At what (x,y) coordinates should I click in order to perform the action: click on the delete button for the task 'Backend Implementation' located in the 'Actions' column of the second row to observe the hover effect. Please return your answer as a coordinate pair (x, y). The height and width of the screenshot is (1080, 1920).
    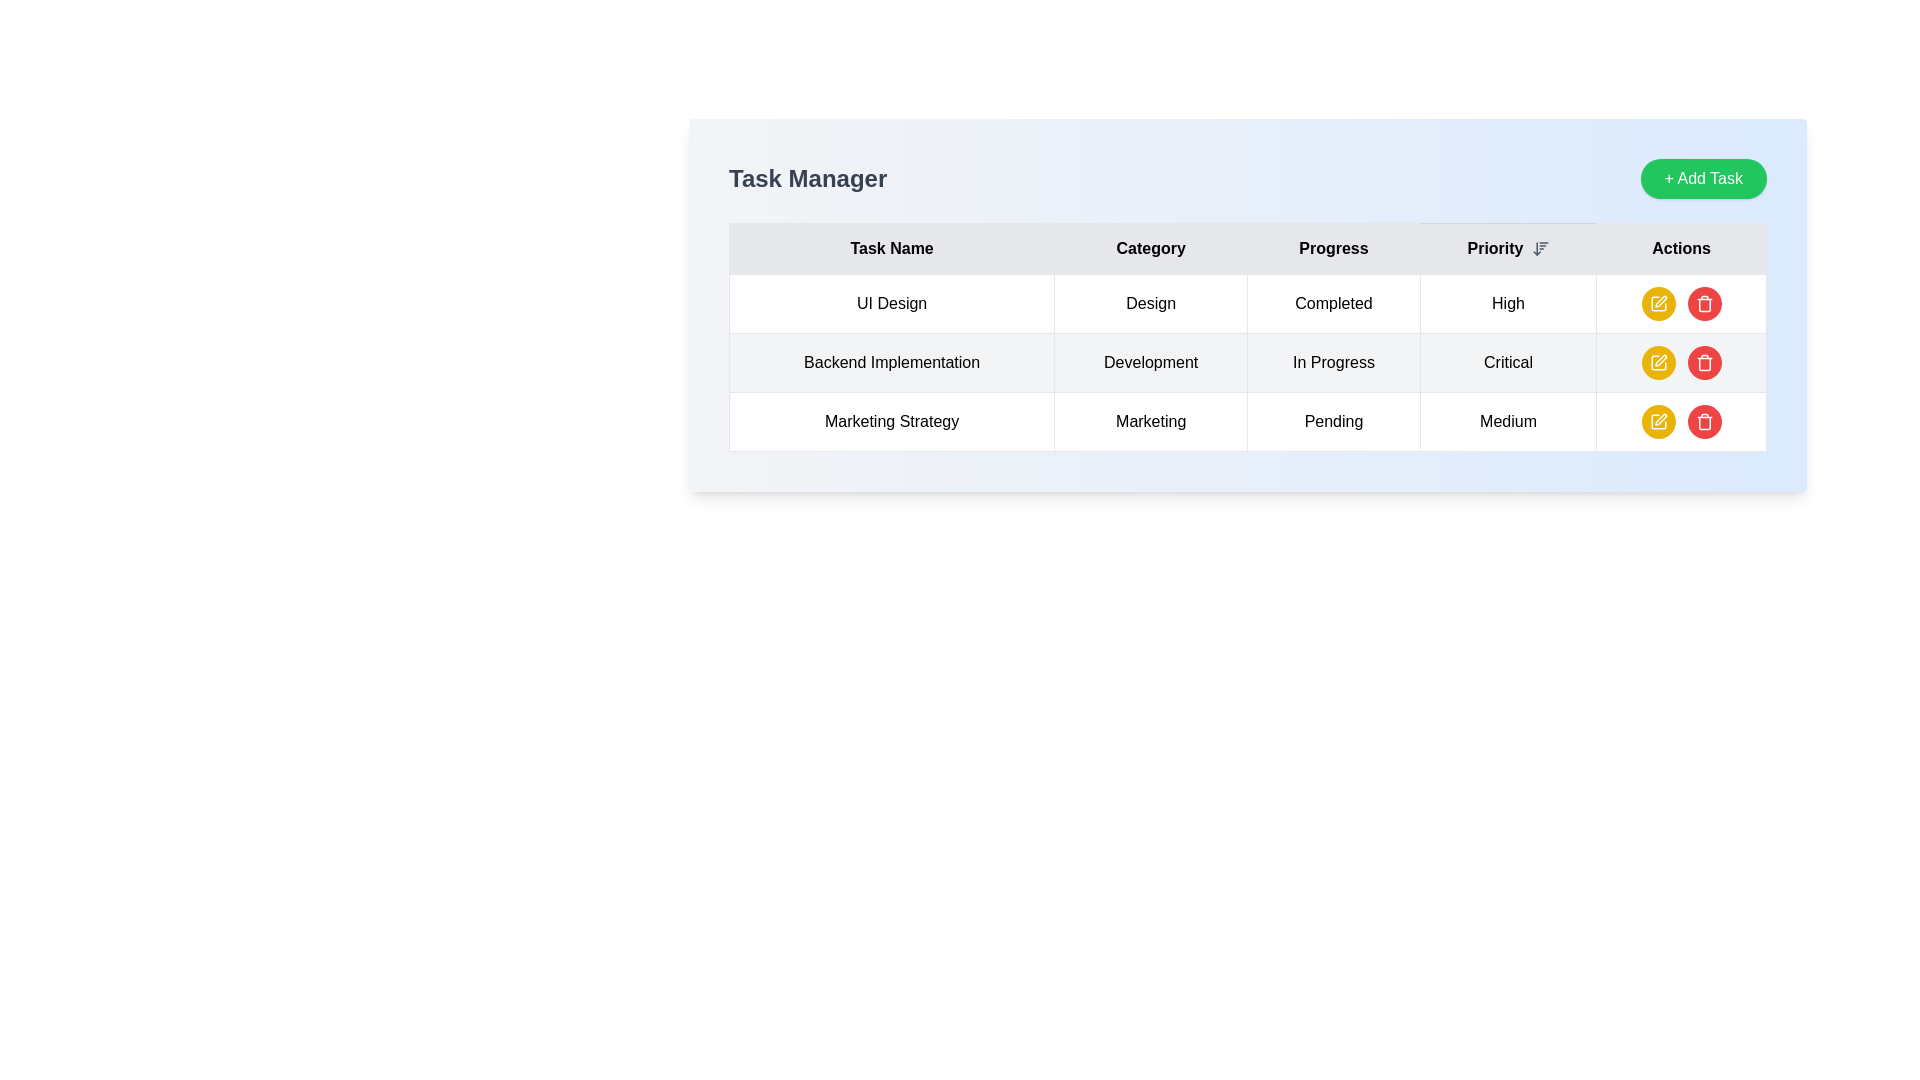
    Looking at the image, I should click on (1703, 362).